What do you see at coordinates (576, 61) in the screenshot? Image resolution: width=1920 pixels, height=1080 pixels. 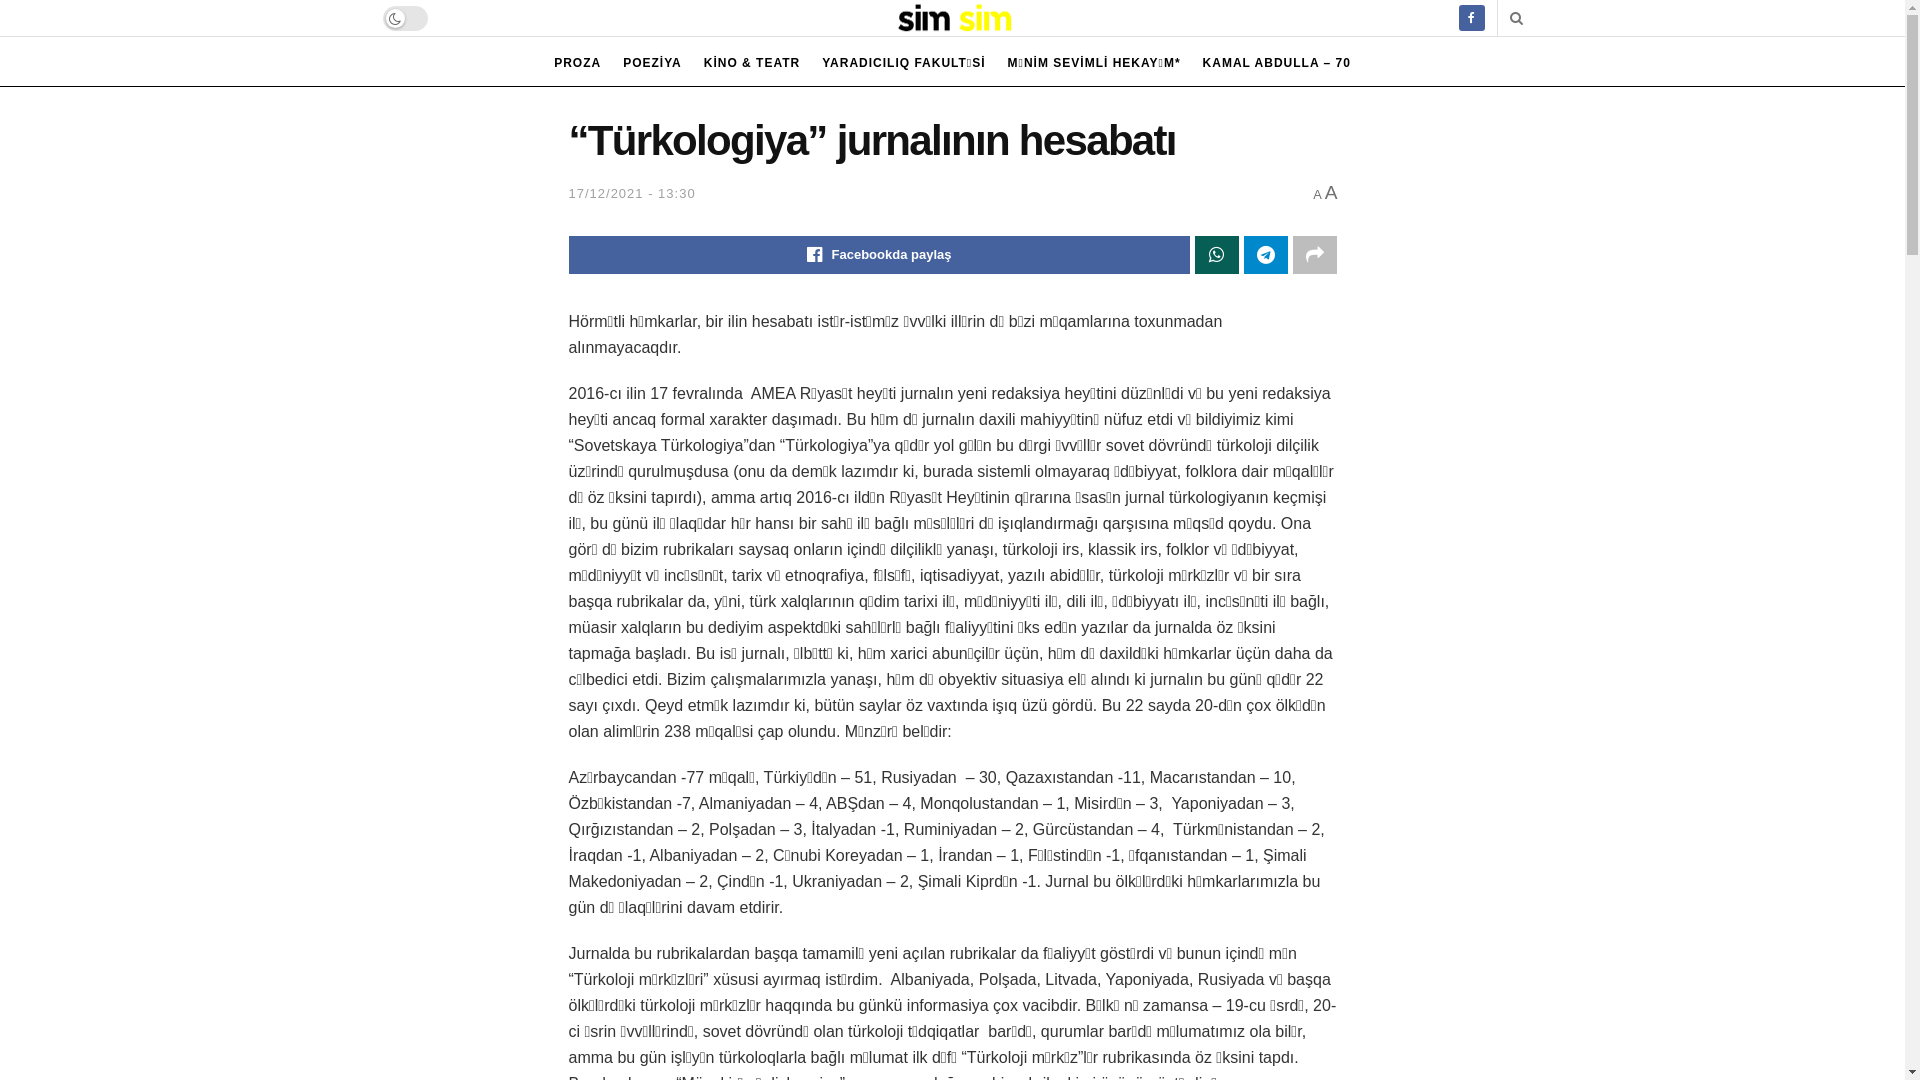 I see `'PROZA'` at bounding box center [576, 61].